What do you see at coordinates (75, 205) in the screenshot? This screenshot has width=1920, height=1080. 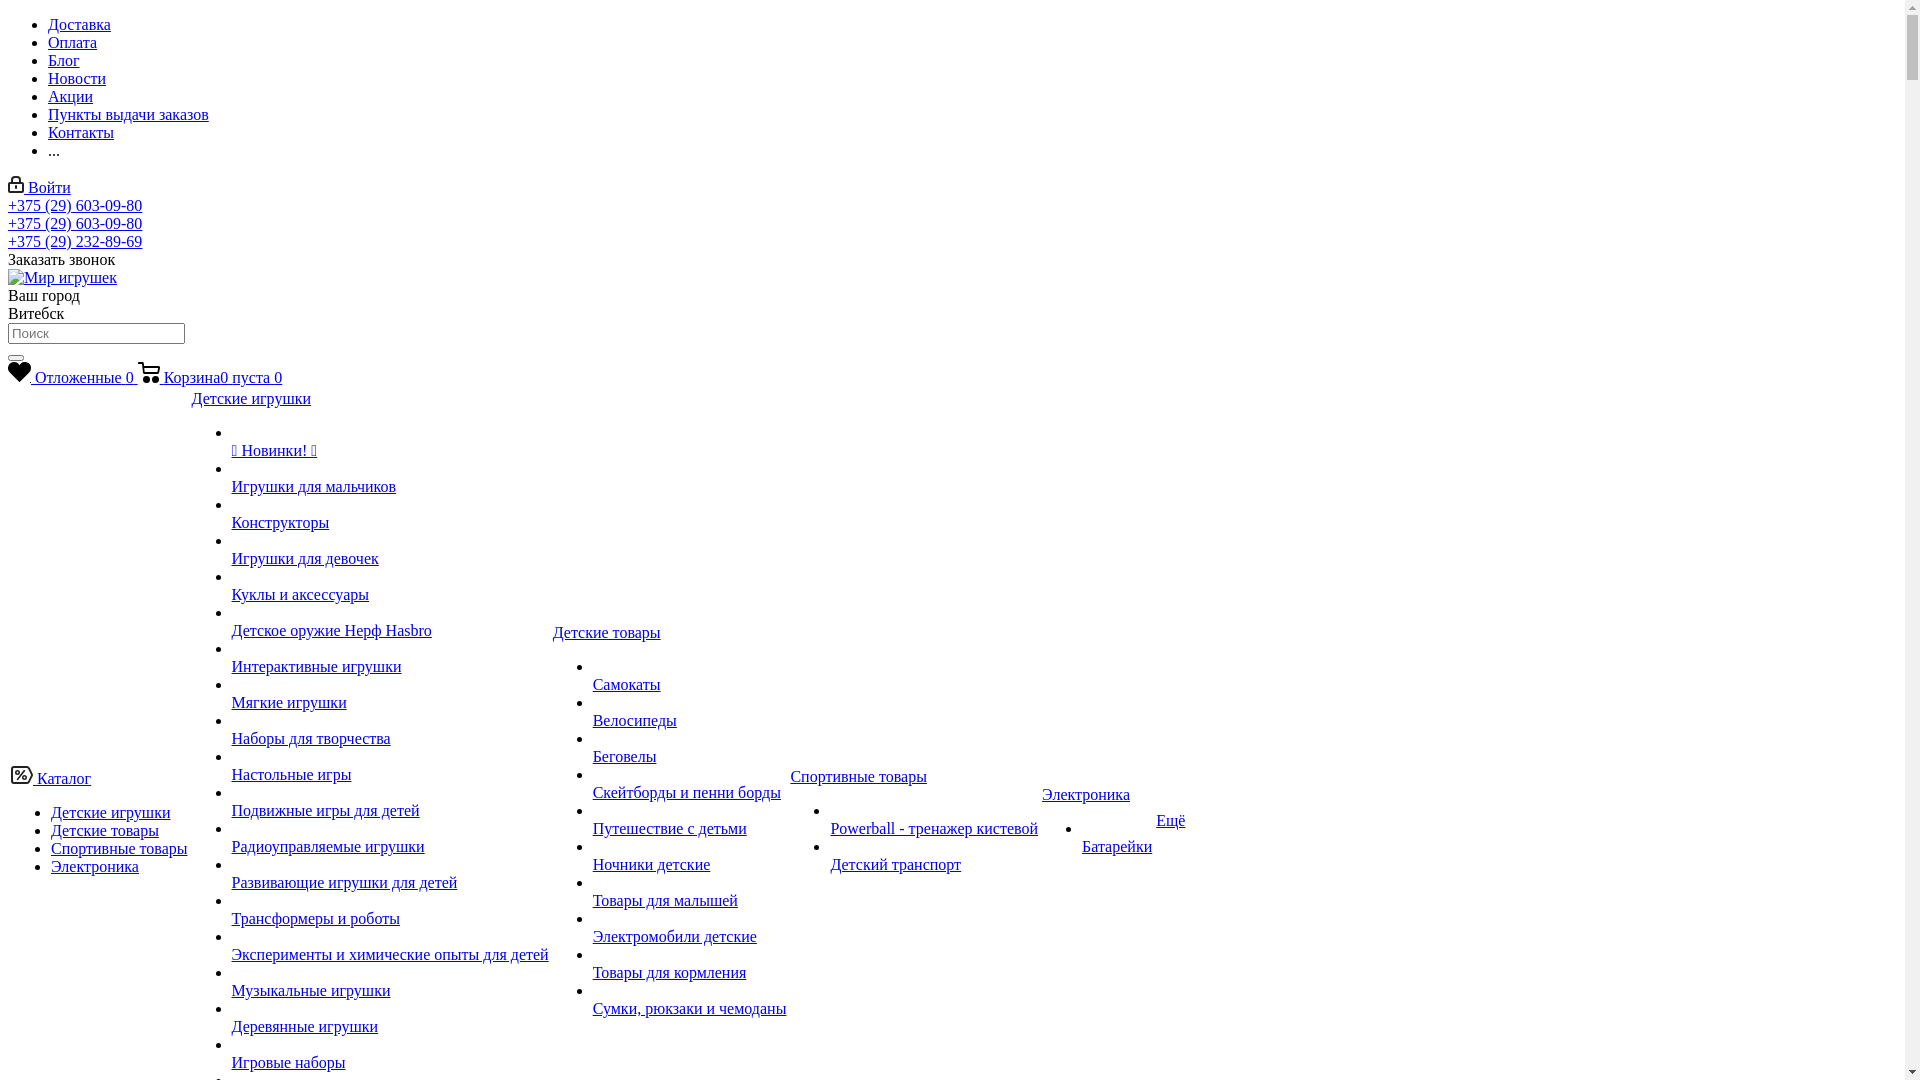 I see `'+375 (29) 603-09-80'` at bounding box center [75, 205].